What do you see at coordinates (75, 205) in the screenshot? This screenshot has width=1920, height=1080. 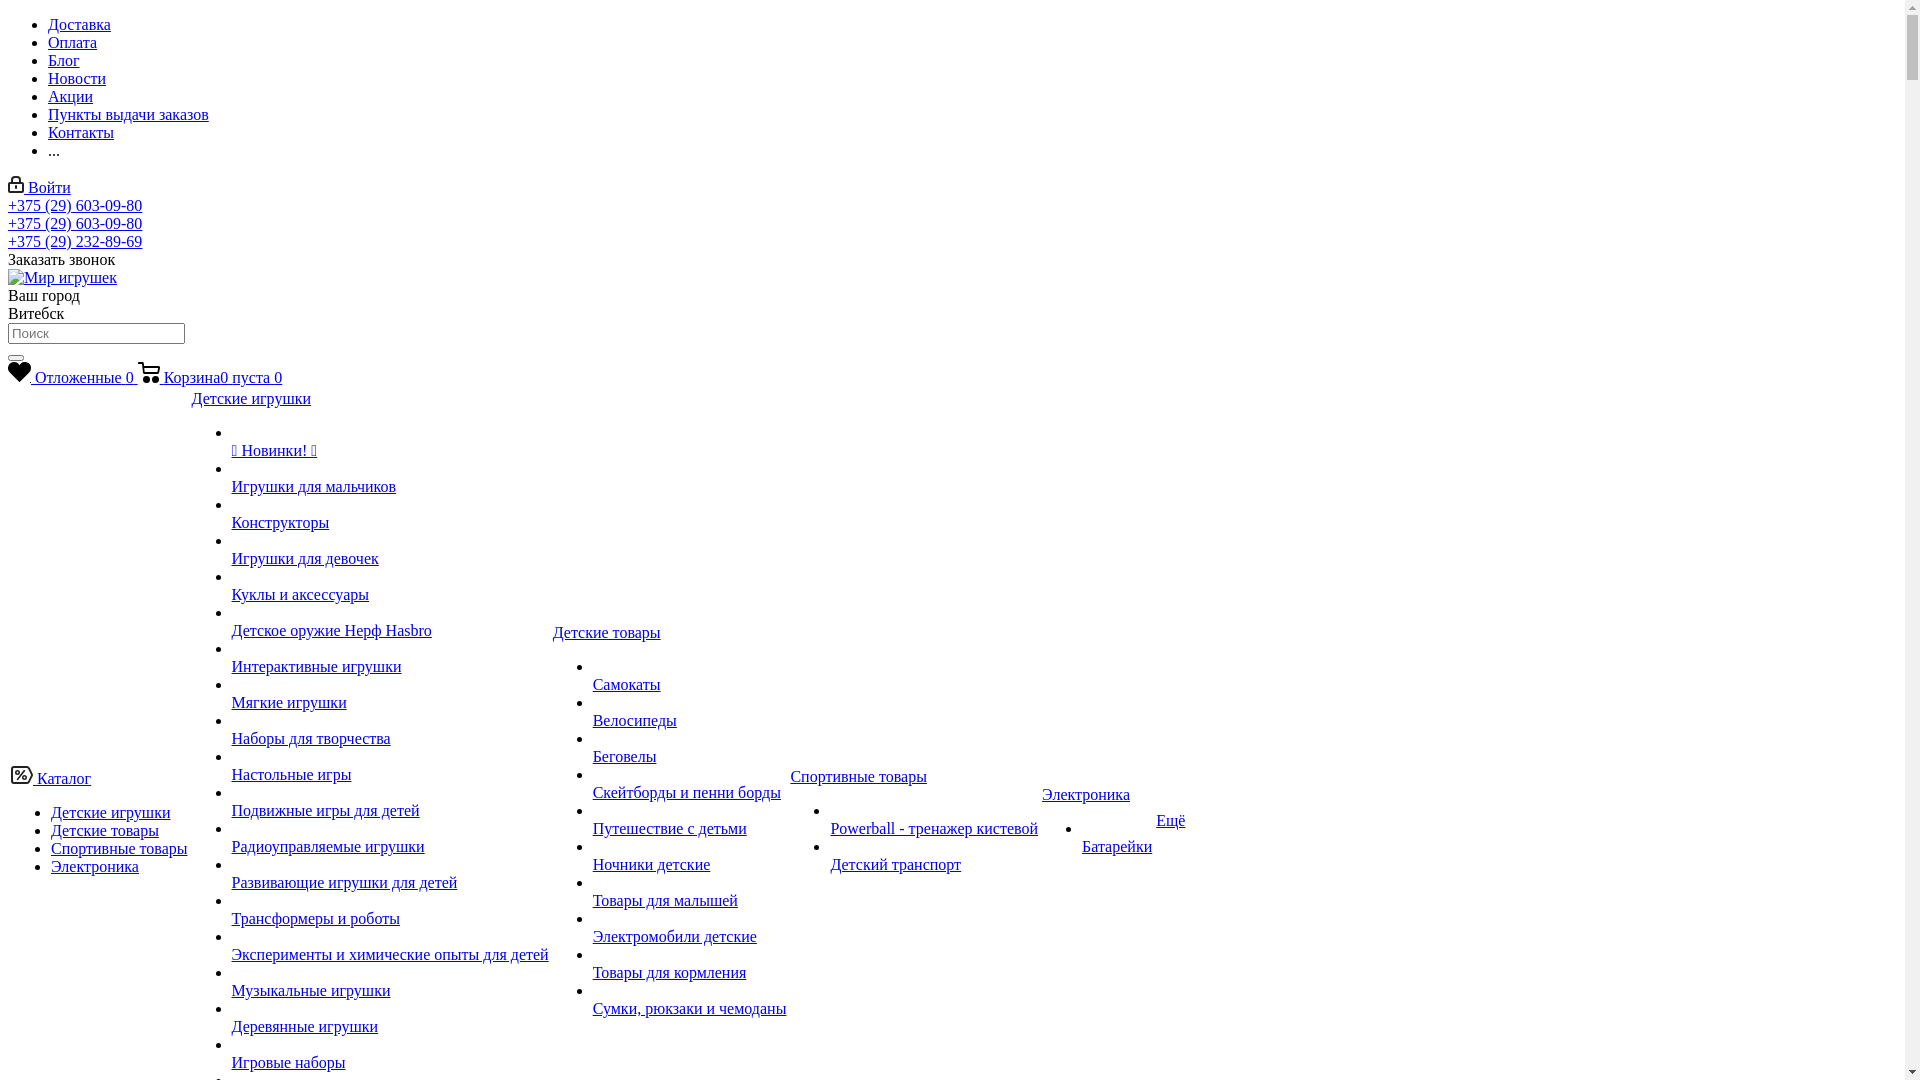 I see `'+375 (29) 603-09-80'` at bounding box center [75, 205].